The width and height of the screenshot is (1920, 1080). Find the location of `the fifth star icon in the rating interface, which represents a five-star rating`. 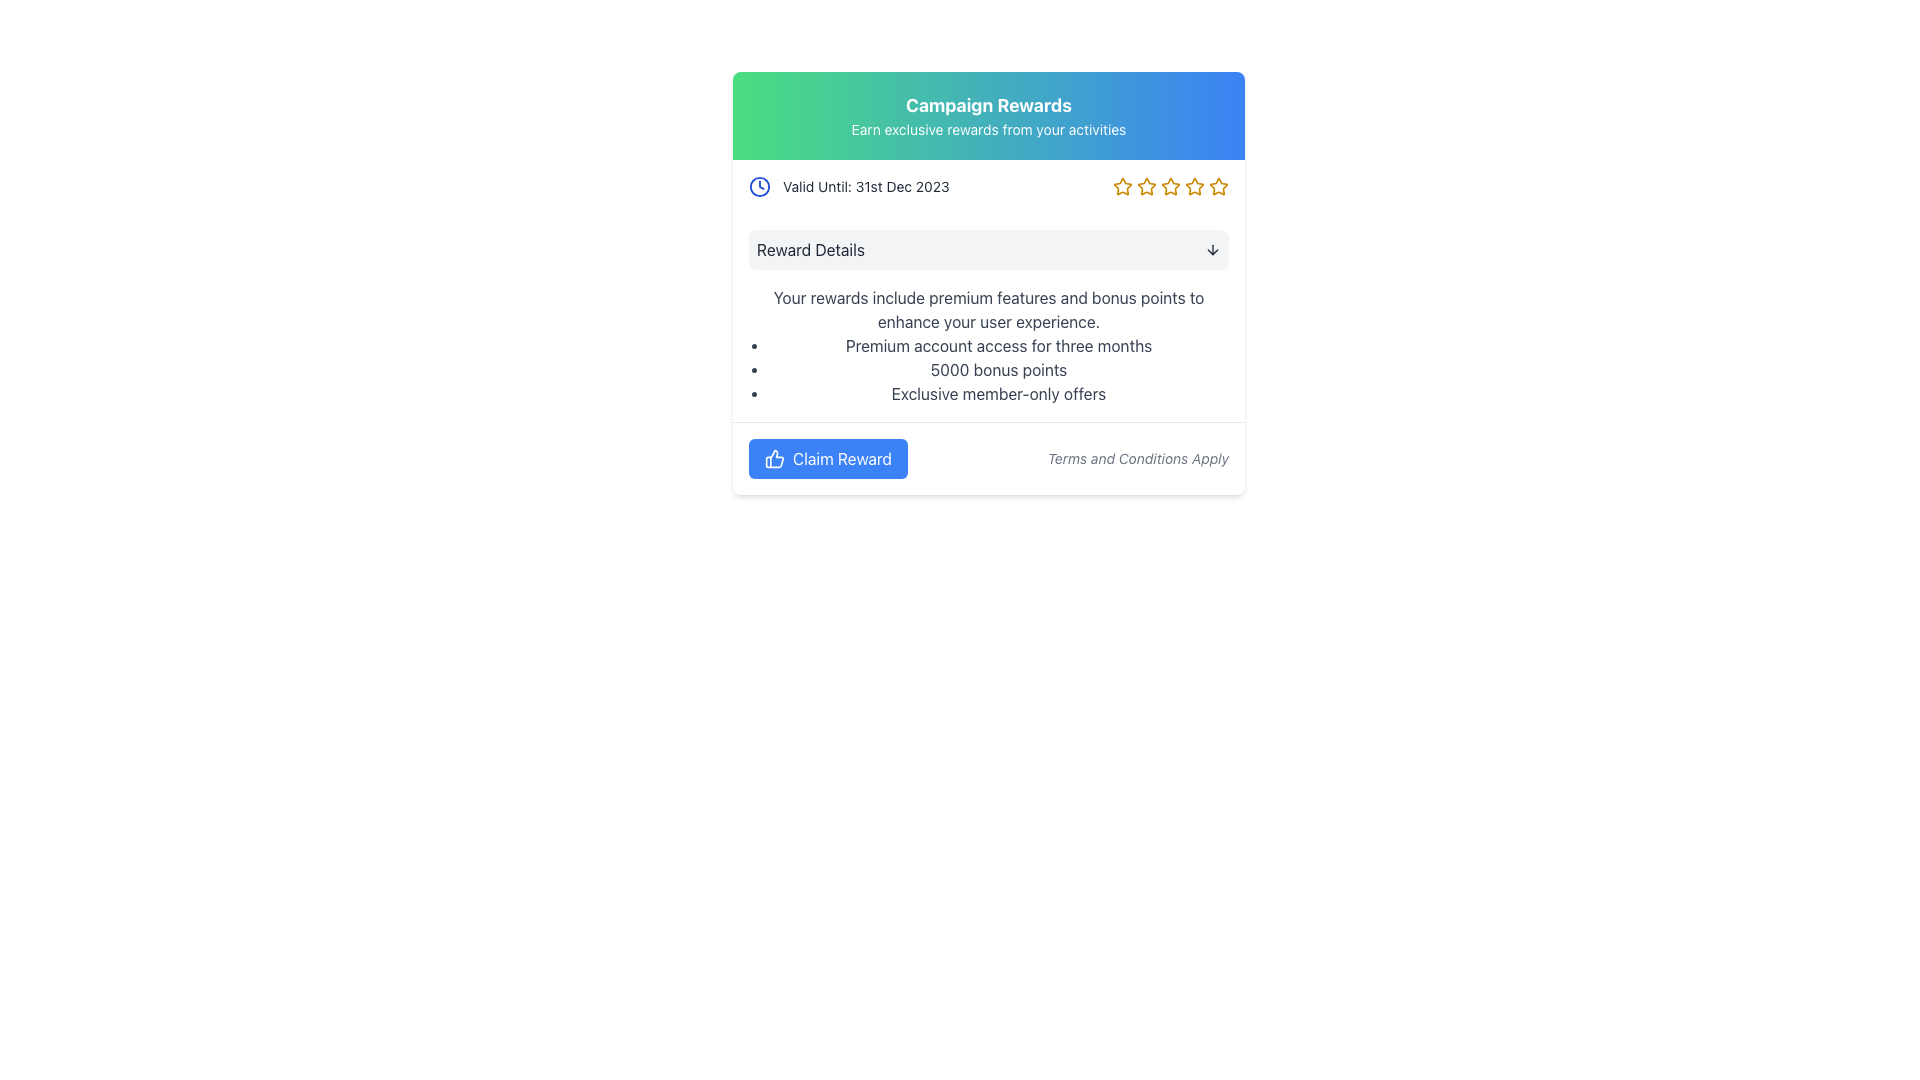

the fifth star icon in the rating interface, which represents a five-star rating is located at coordinates (1218, 186).